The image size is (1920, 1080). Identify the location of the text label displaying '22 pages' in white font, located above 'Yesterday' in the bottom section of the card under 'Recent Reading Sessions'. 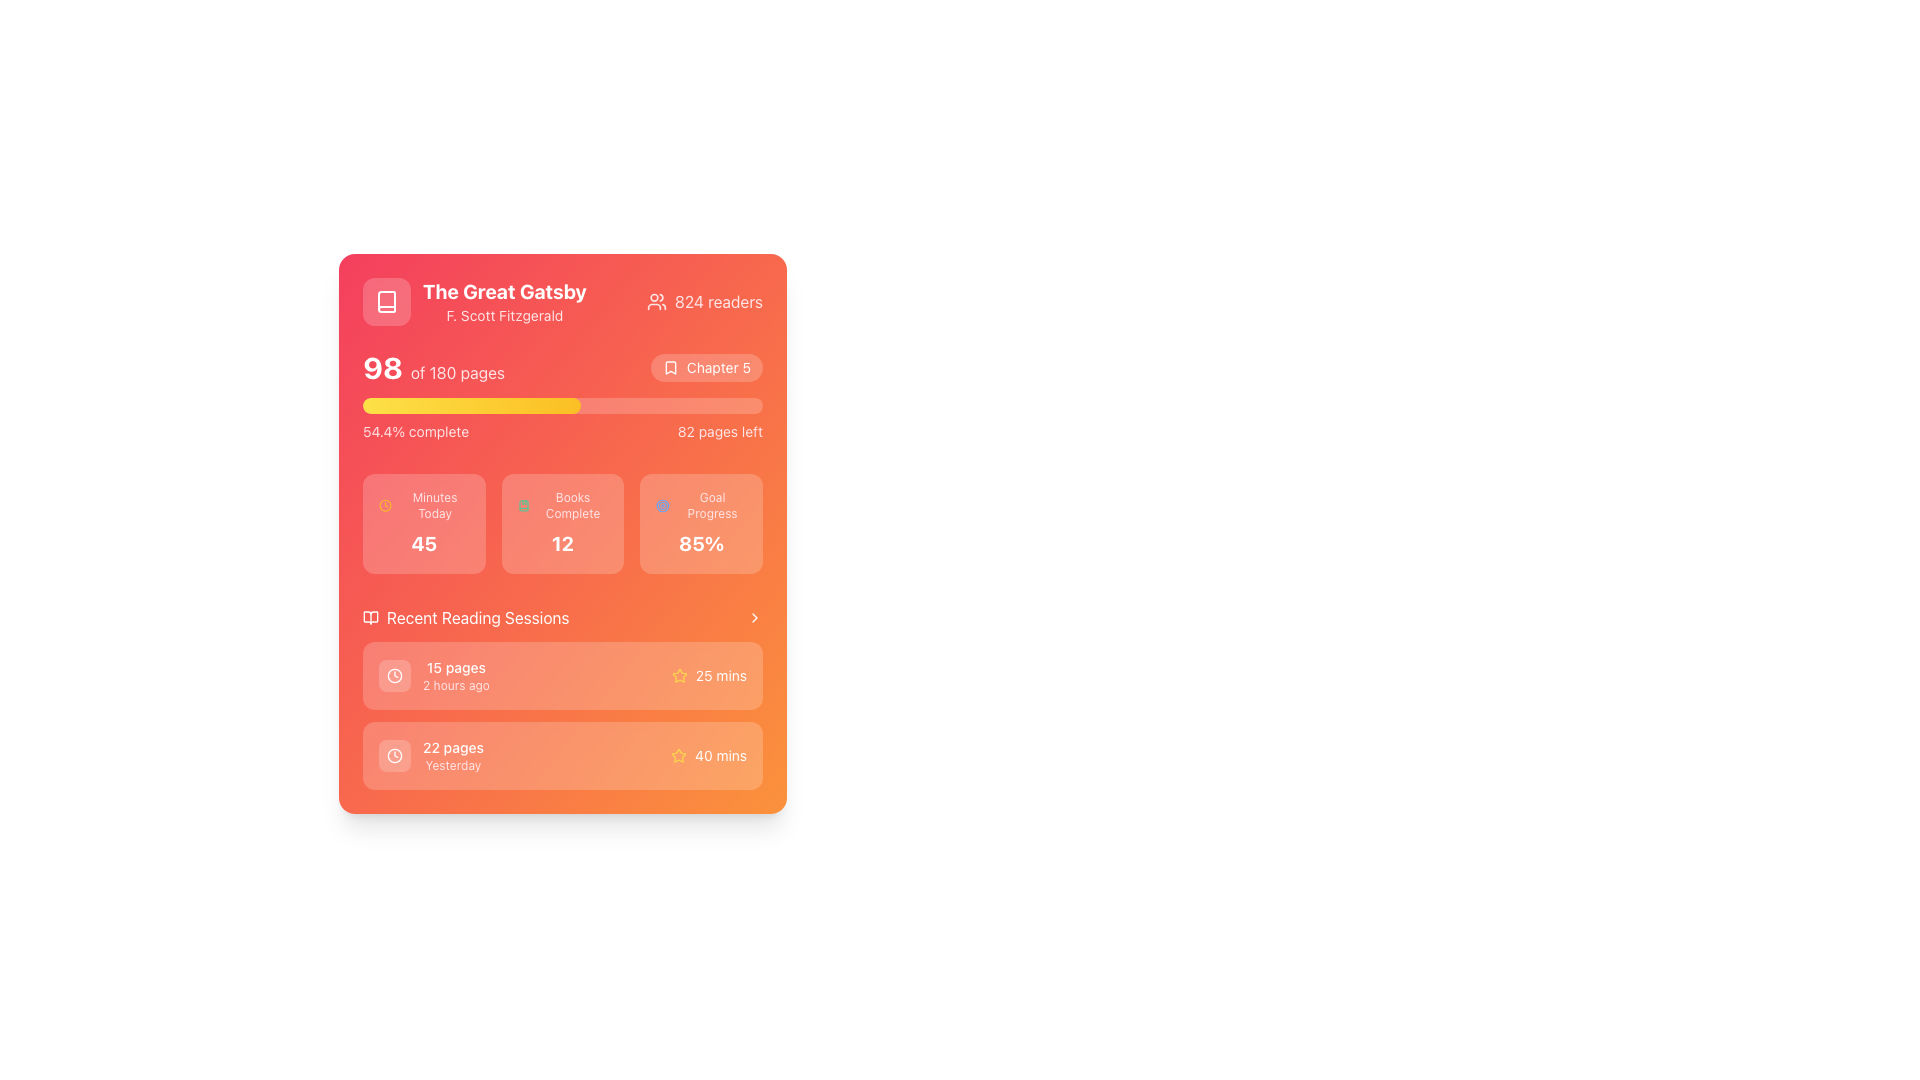
(452, 748).